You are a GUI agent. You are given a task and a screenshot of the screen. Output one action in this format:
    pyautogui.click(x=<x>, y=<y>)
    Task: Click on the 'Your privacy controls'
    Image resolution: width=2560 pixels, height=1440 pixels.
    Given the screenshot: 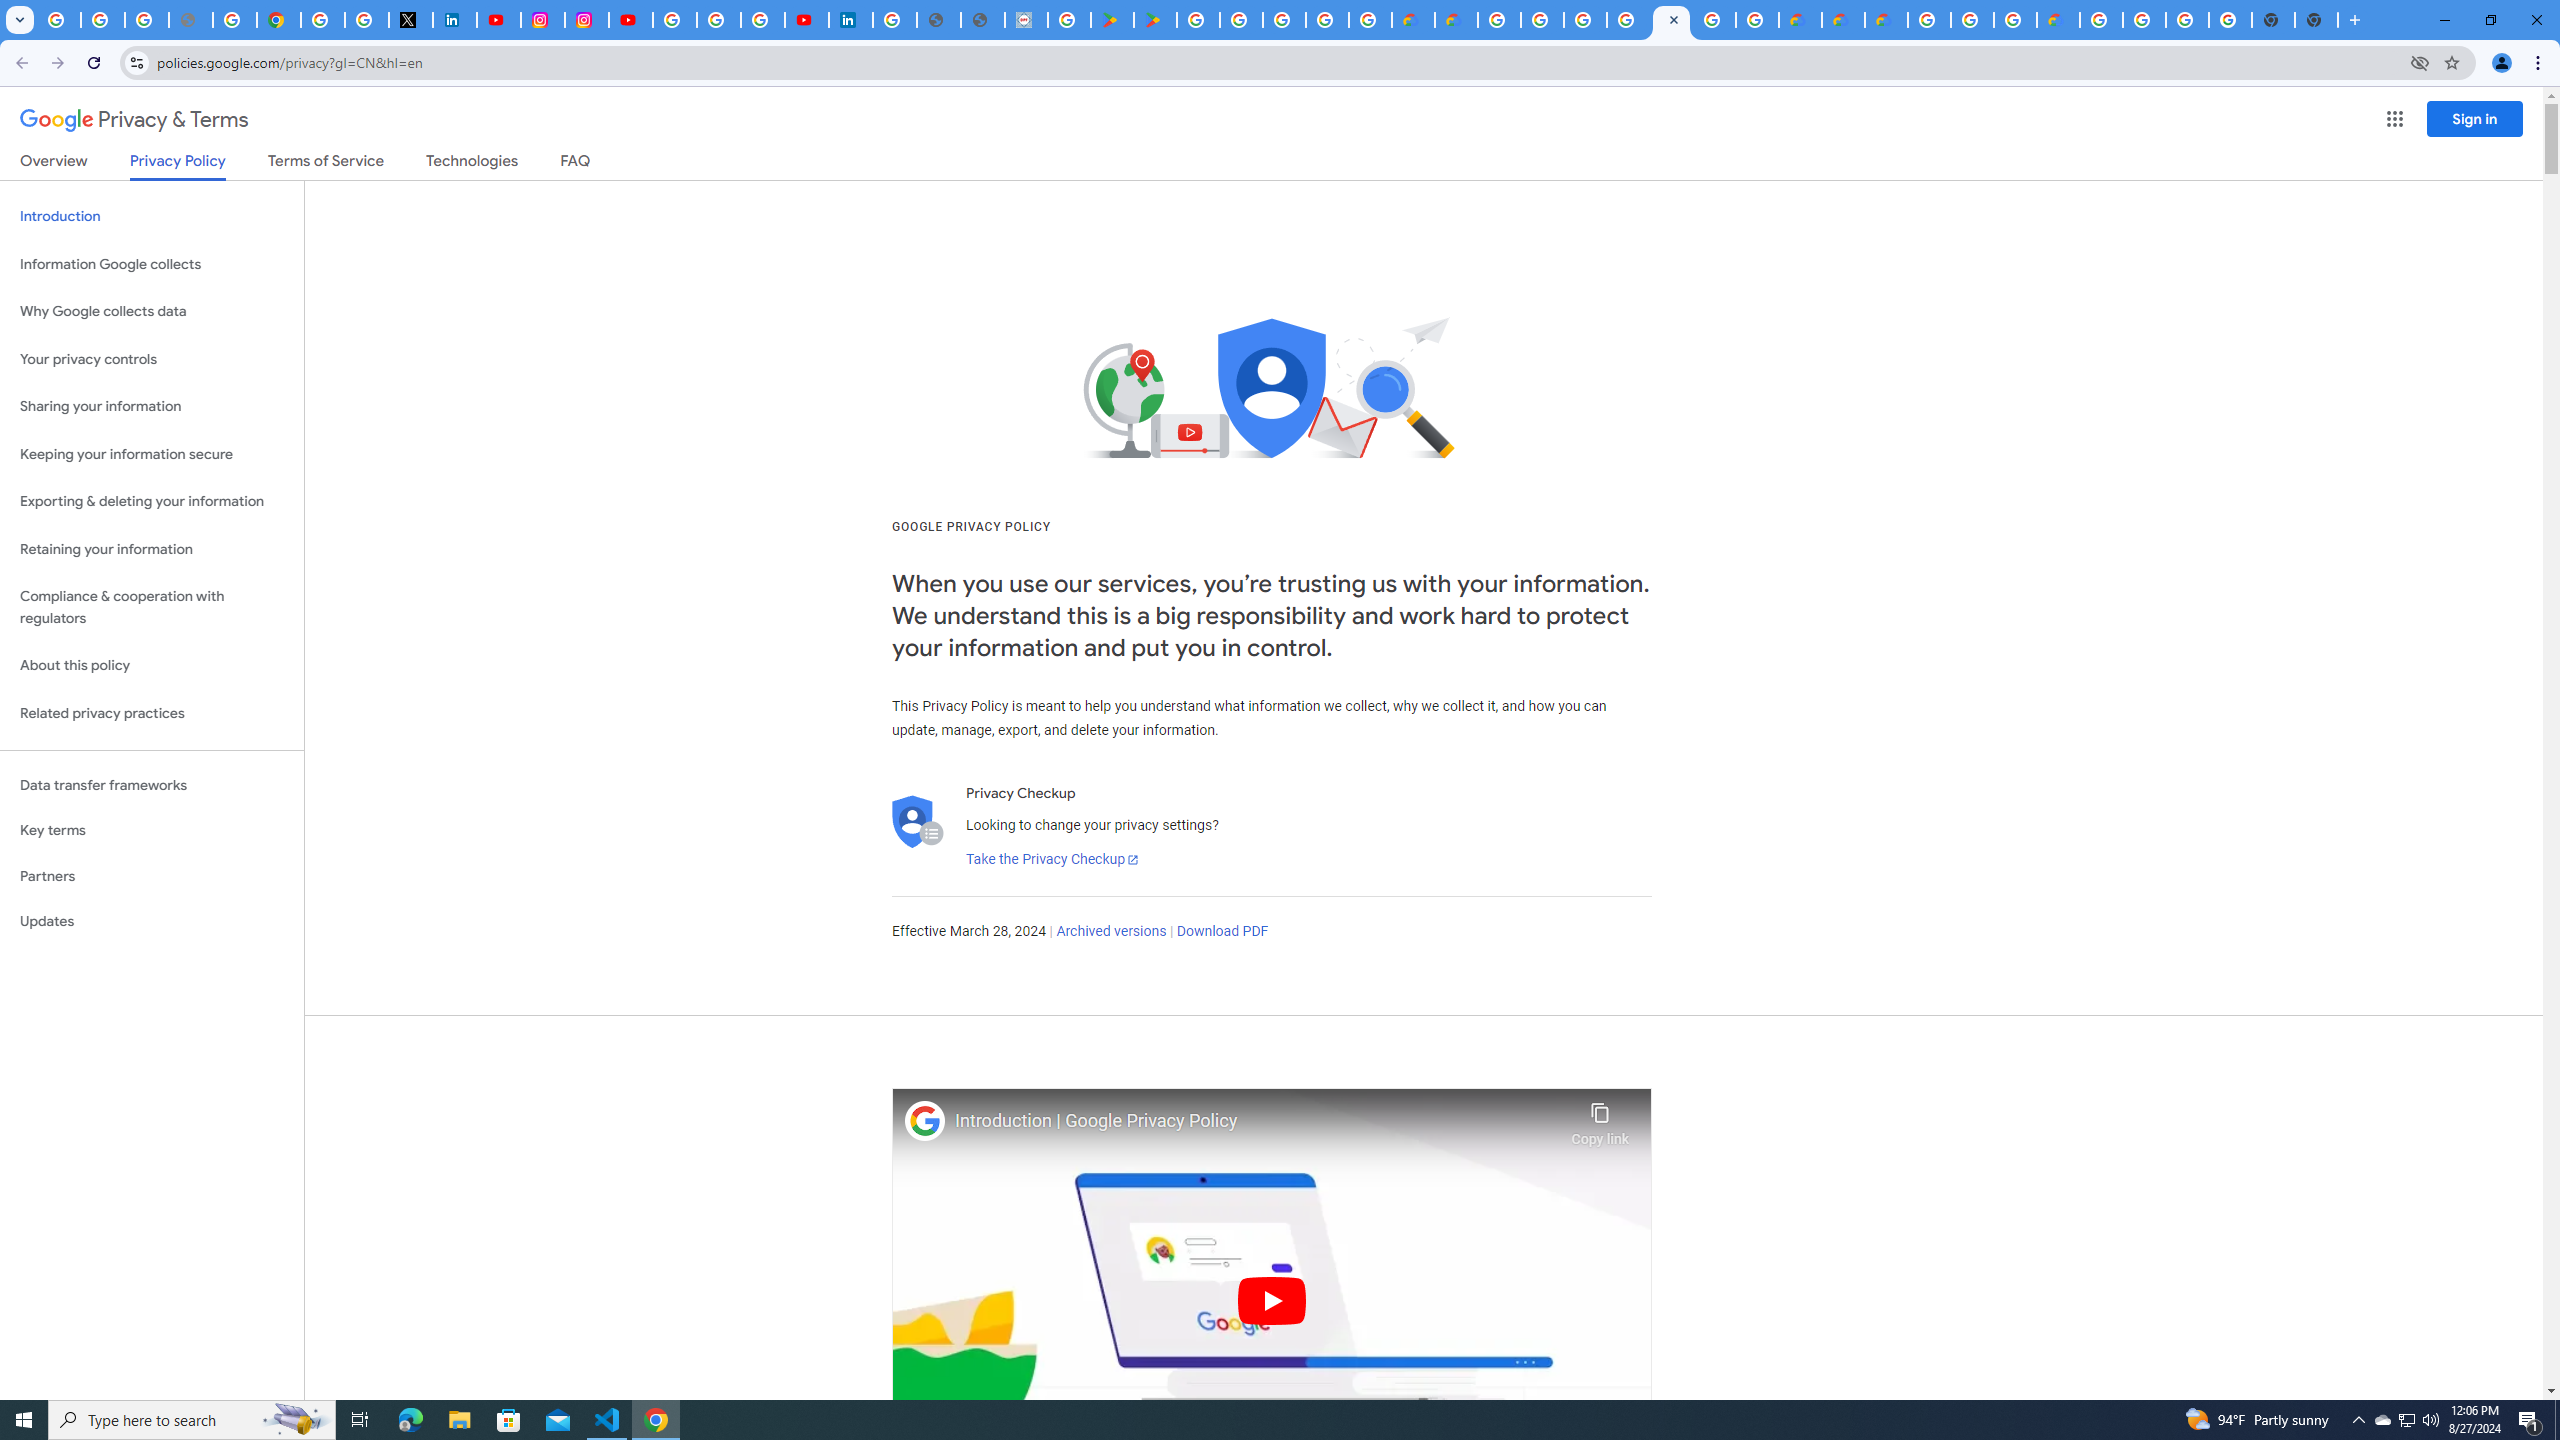 What is the action you would take?
    pyautogui.click(x=151, y=360)
    